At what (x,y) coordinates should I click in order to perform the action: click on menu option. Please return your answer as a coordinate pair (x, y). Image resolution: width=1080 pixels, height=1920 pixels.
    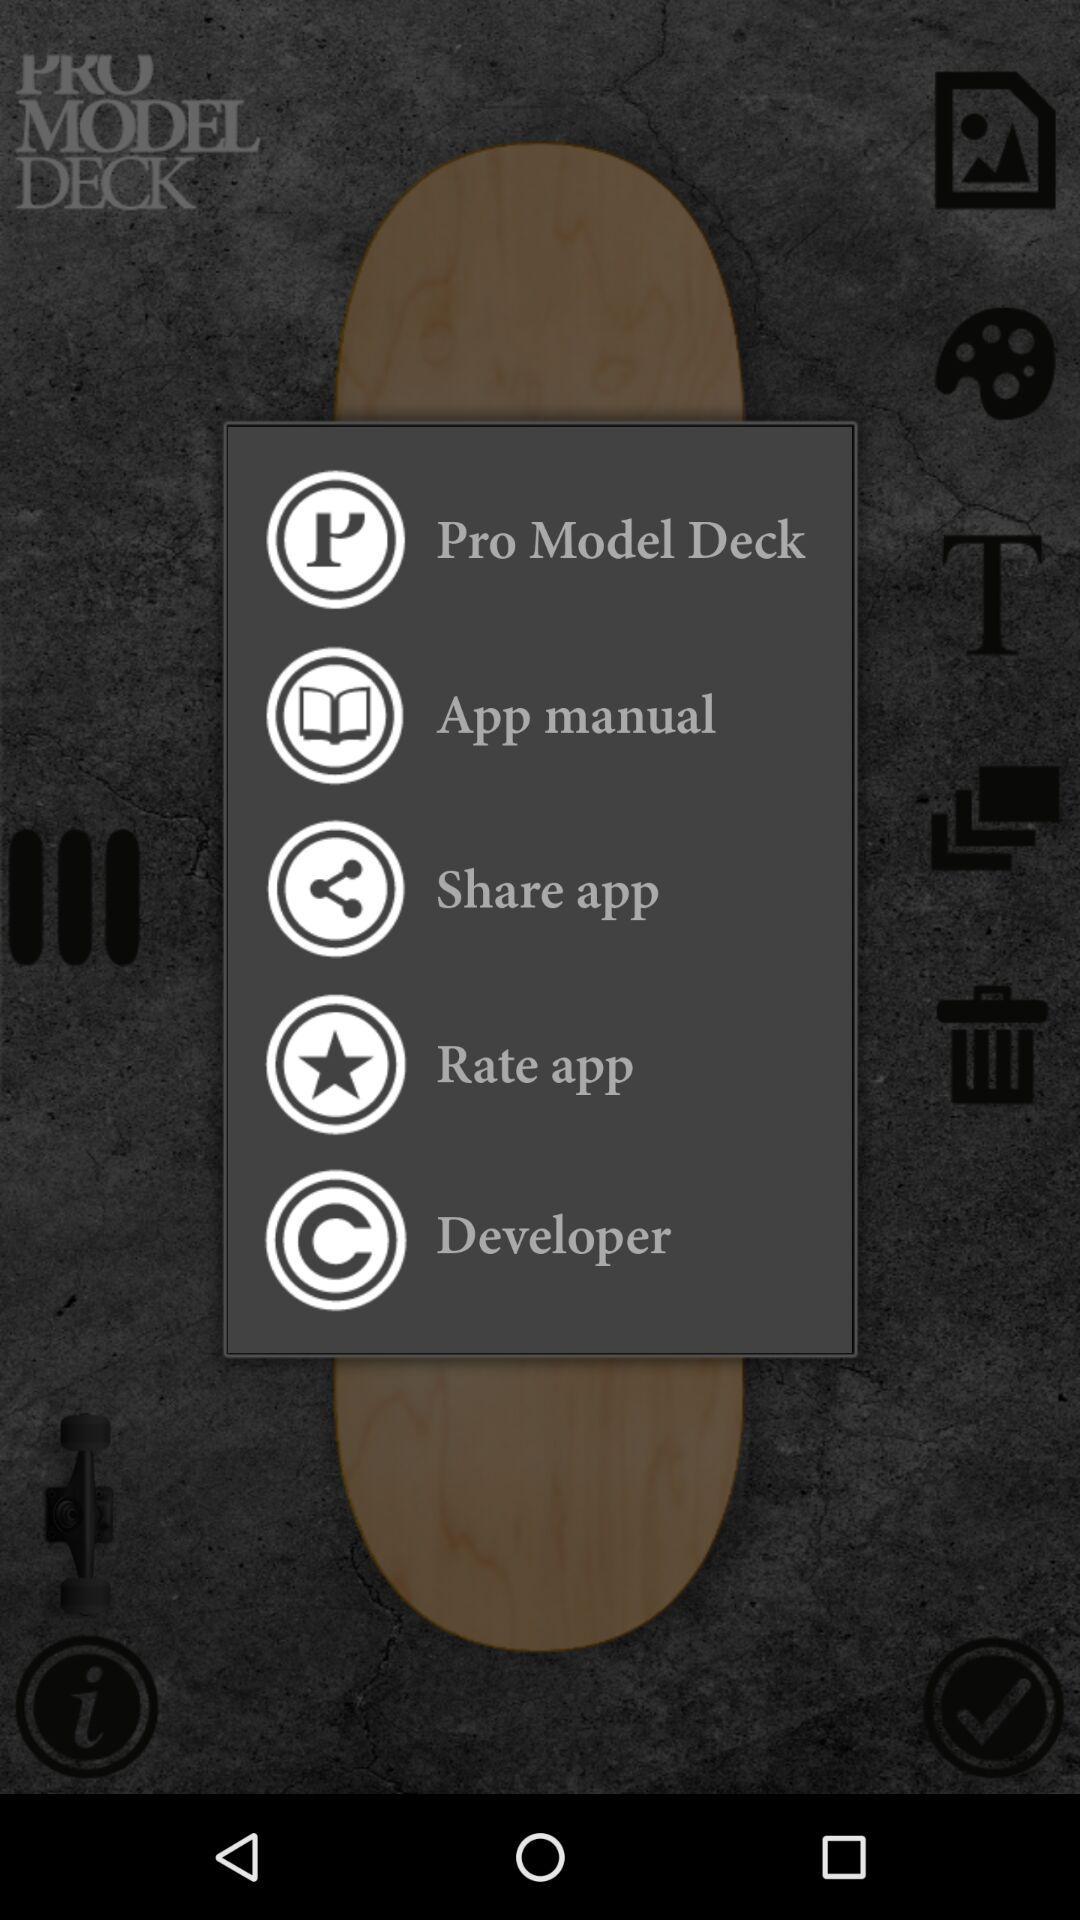
    Looking at the image, I should click on (333, 540).